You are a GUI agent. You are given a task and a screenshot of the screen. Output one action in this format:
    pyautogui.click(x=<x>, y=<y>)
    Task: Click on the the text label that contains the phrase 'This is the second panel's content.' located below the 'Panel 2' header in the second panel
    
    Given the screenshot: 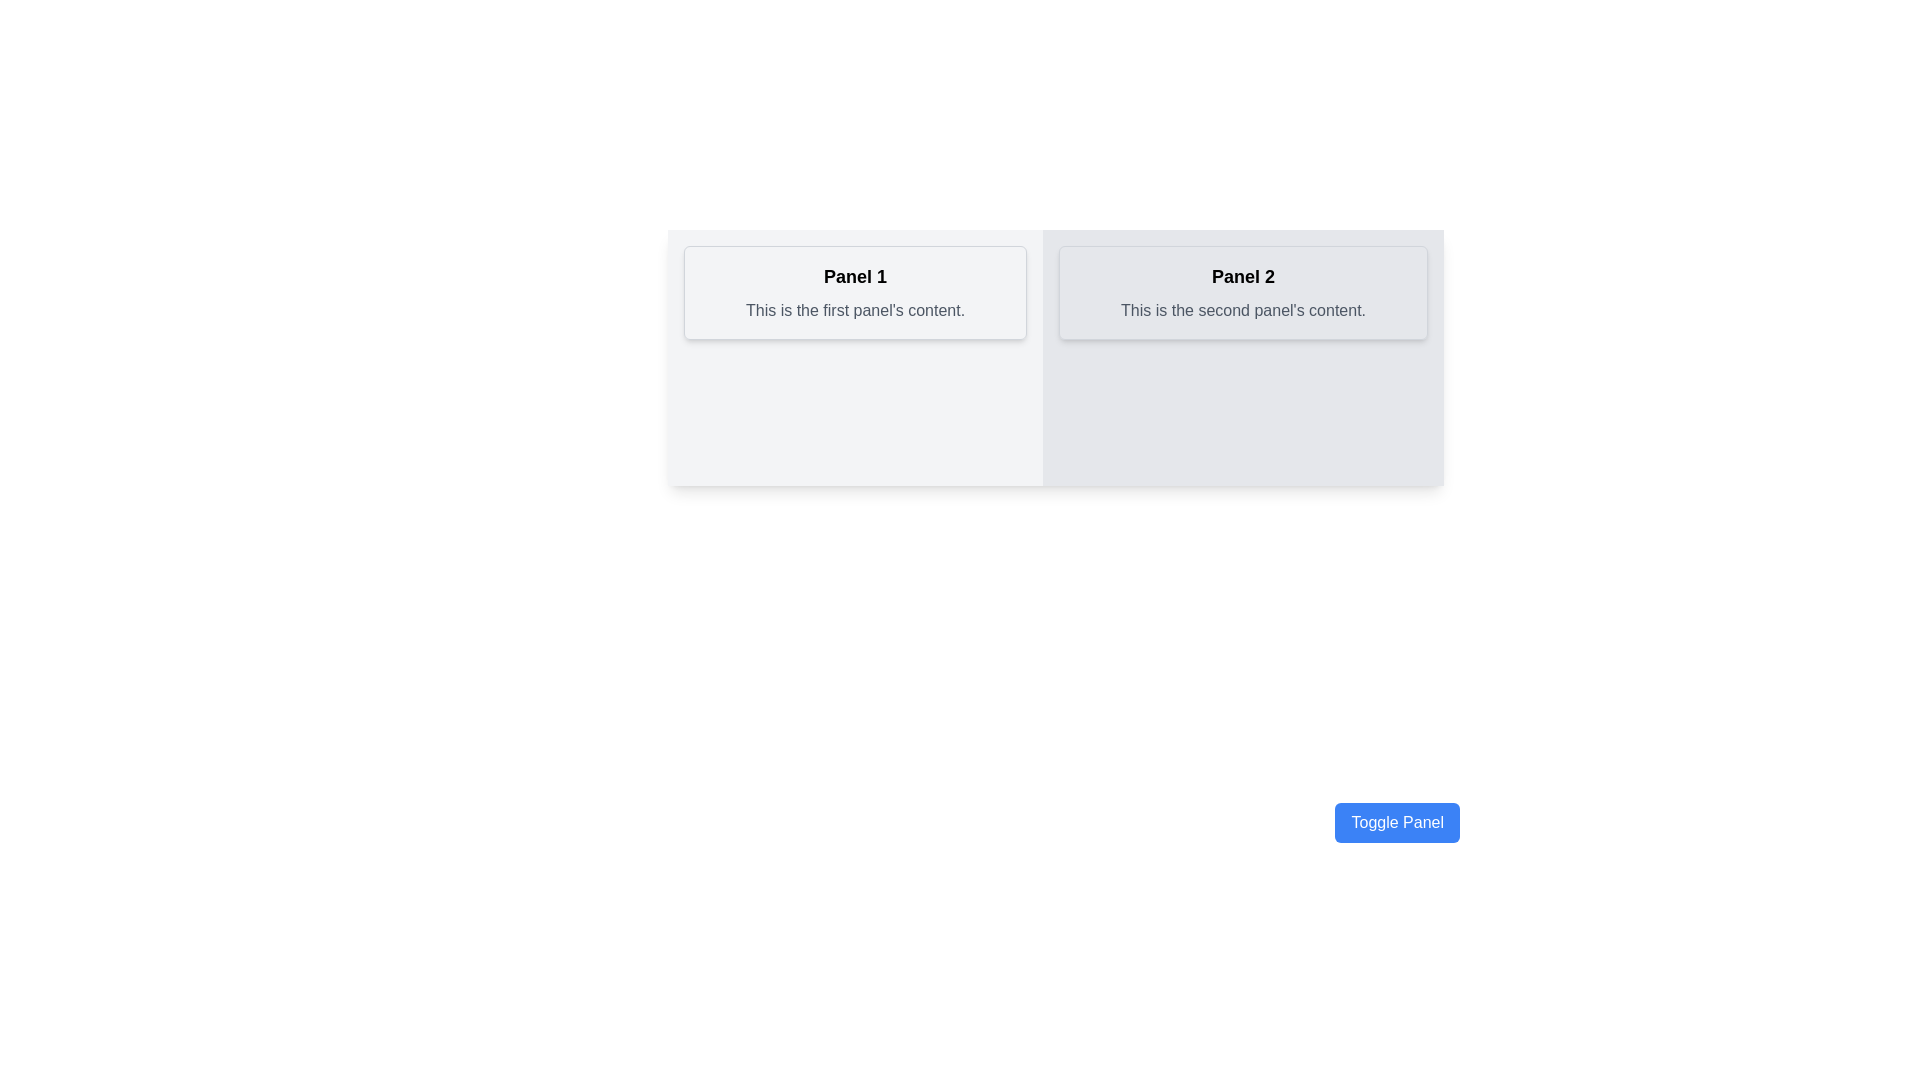 What is the action you would take?
    pyautogui.click(x=1242, y=311)
    